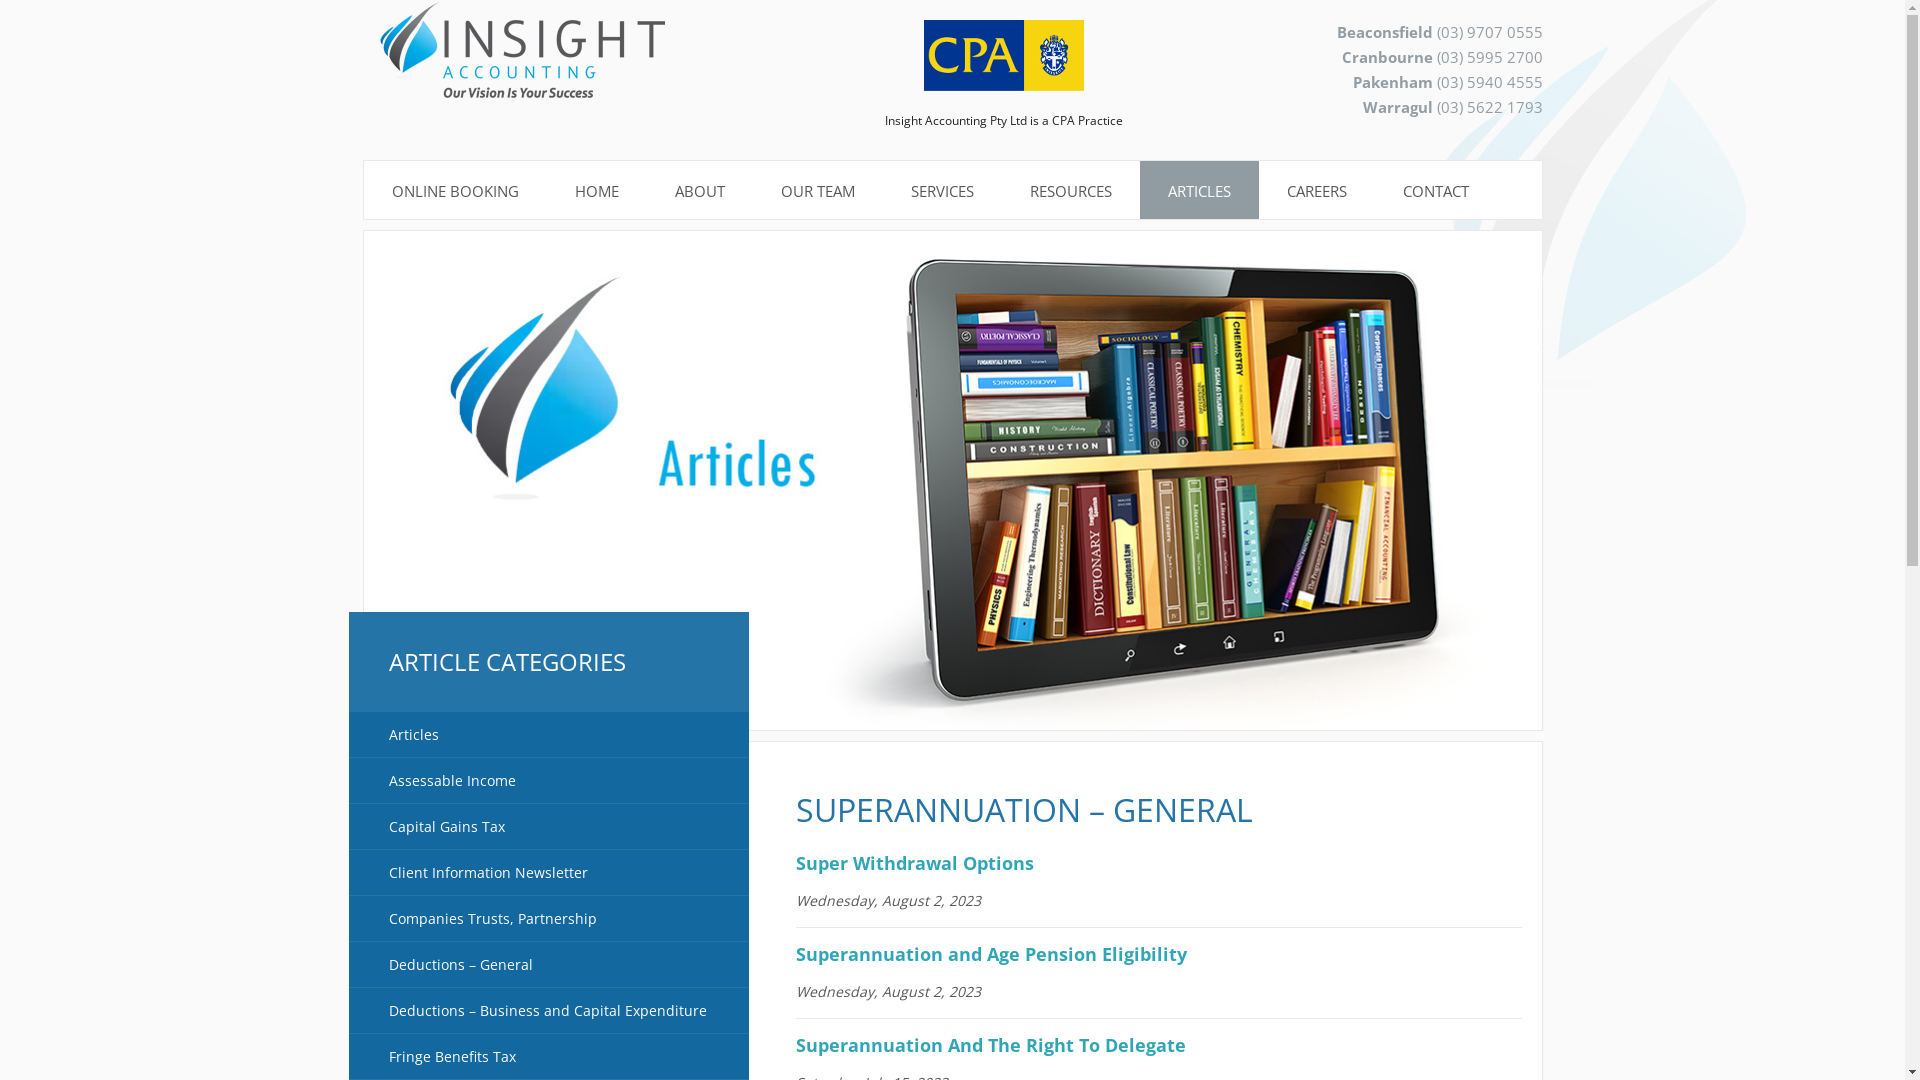  Describe the element at coordinates (1069, 191) in the screenshot. I see `'RESOURCES'` at that location.